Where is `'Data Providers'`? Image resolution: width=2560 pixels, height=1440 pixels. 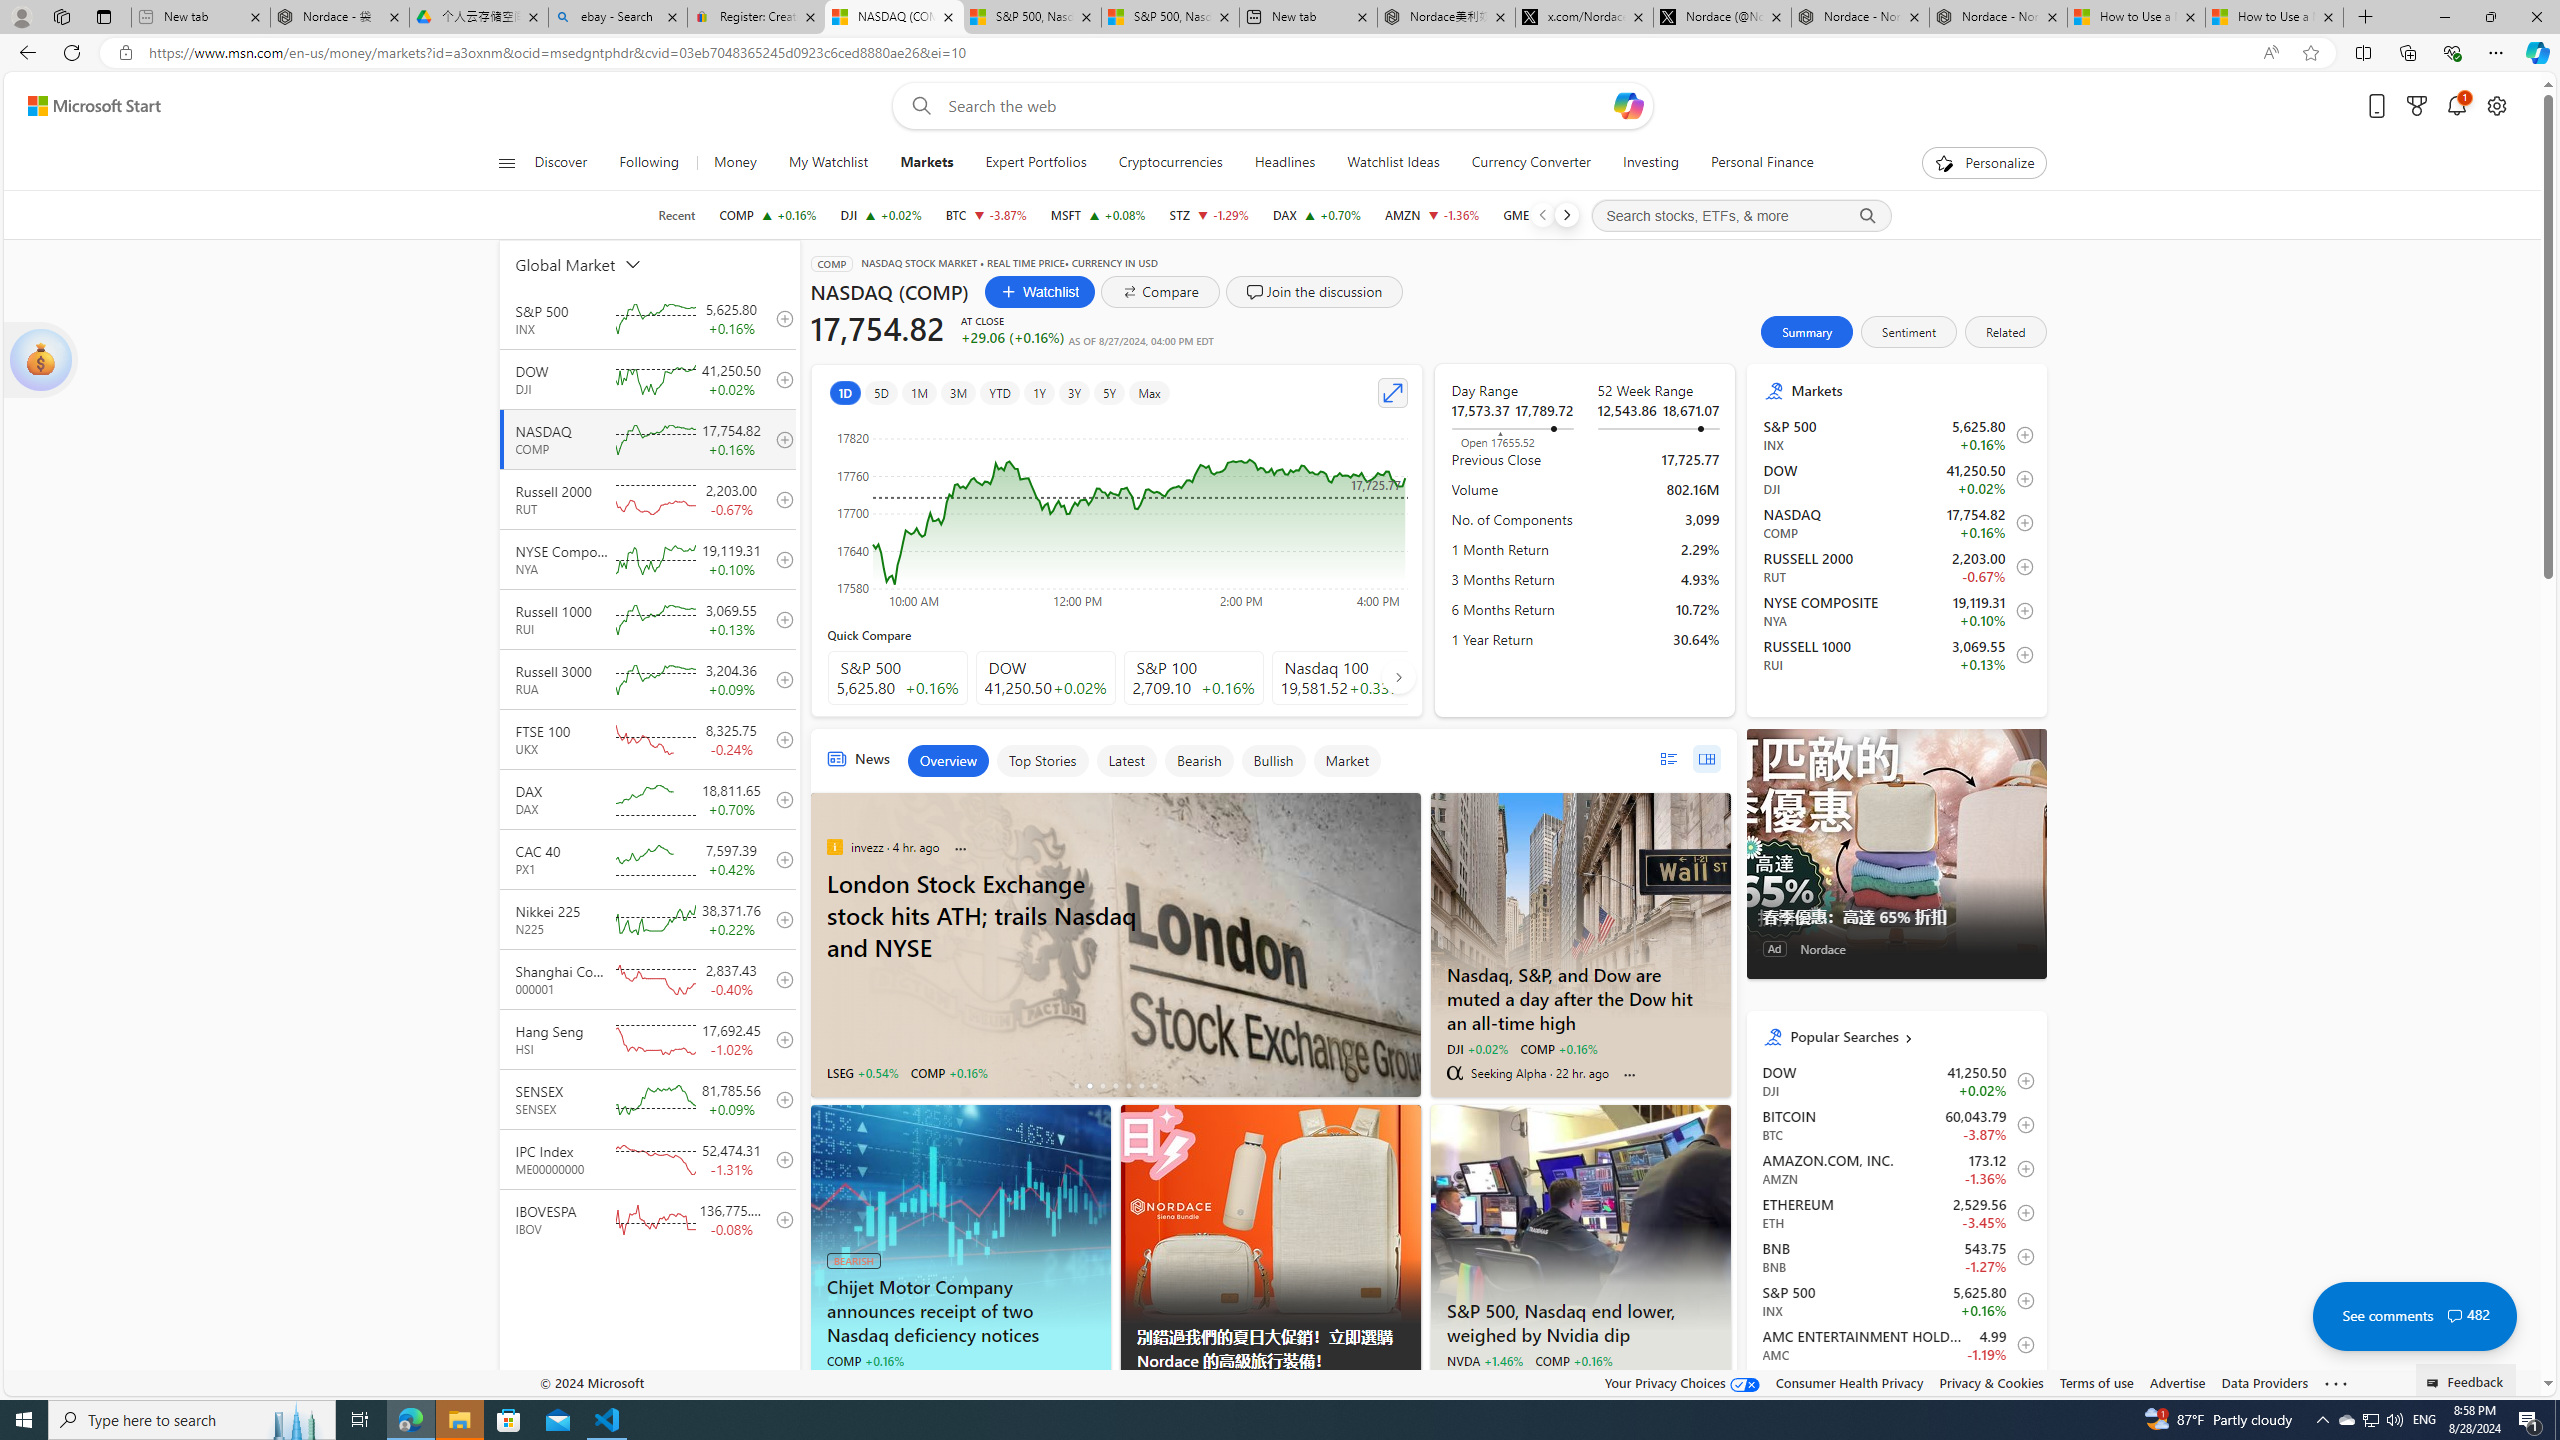
'Data Providers' is located at coordinates (2265, 1382).